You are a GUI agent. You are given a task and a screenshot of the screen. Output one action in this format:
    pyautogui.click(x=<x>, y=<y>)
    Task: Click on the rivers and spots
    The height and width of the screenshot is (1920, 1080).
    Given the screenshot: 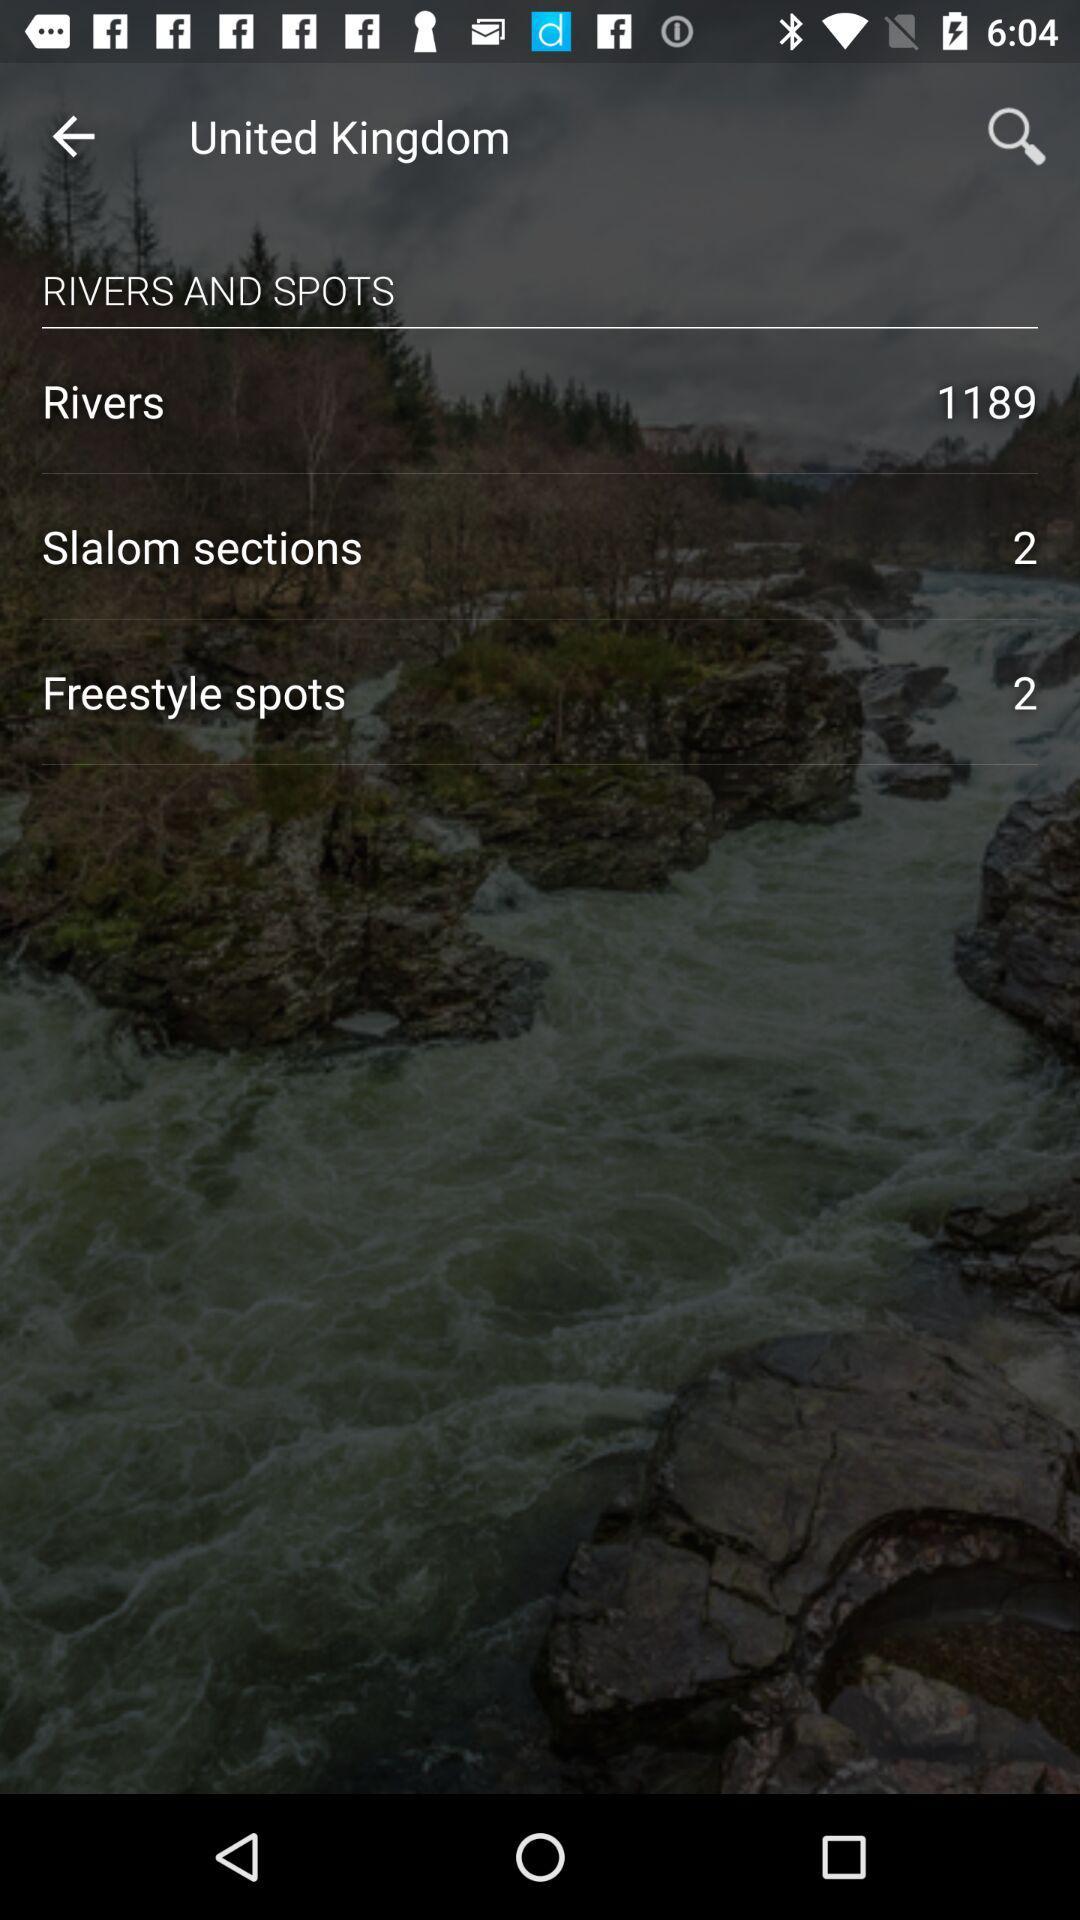 What is the action you would take?
    pyautogui.click(x=540, y=270)
    